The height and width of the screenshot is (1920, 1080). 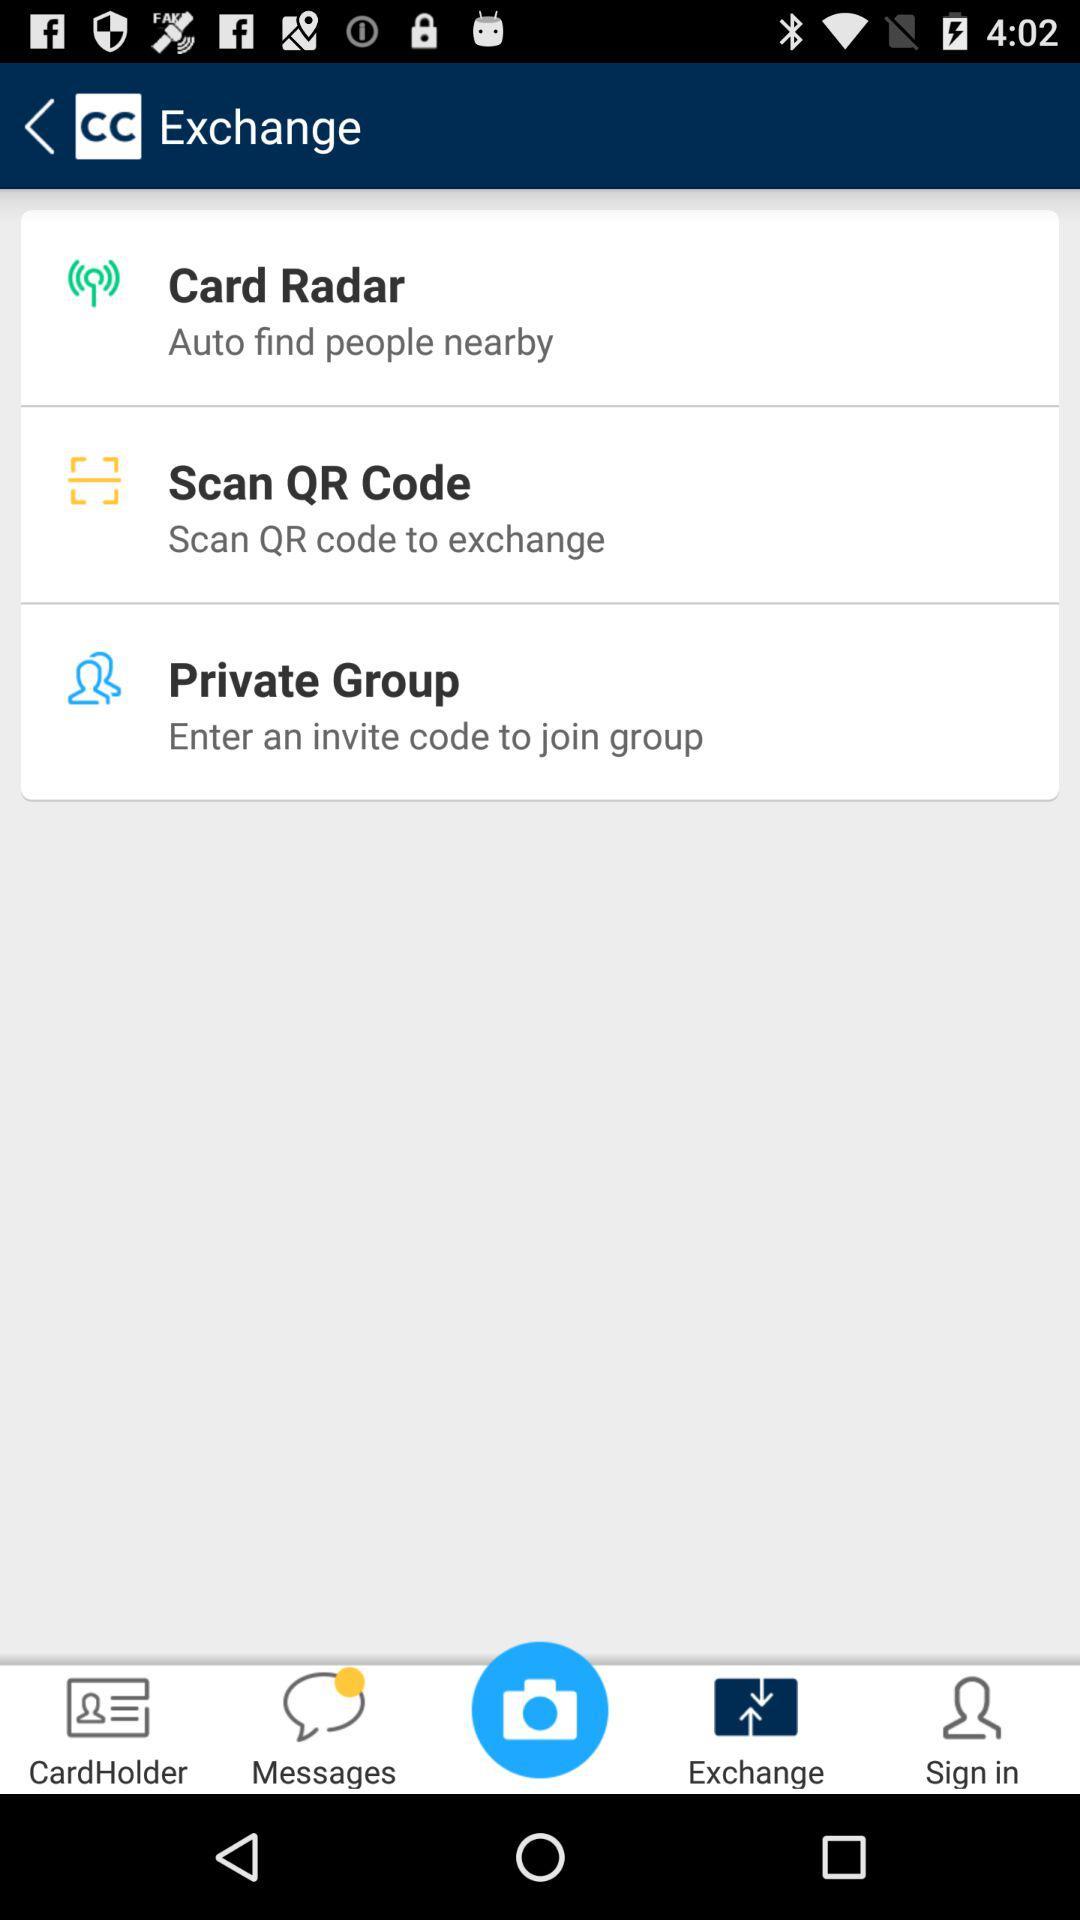 What do you see at coordinates (108, 1726) in the screenshot?
I see `the cardholder item` at bounding box center [108, 1726].